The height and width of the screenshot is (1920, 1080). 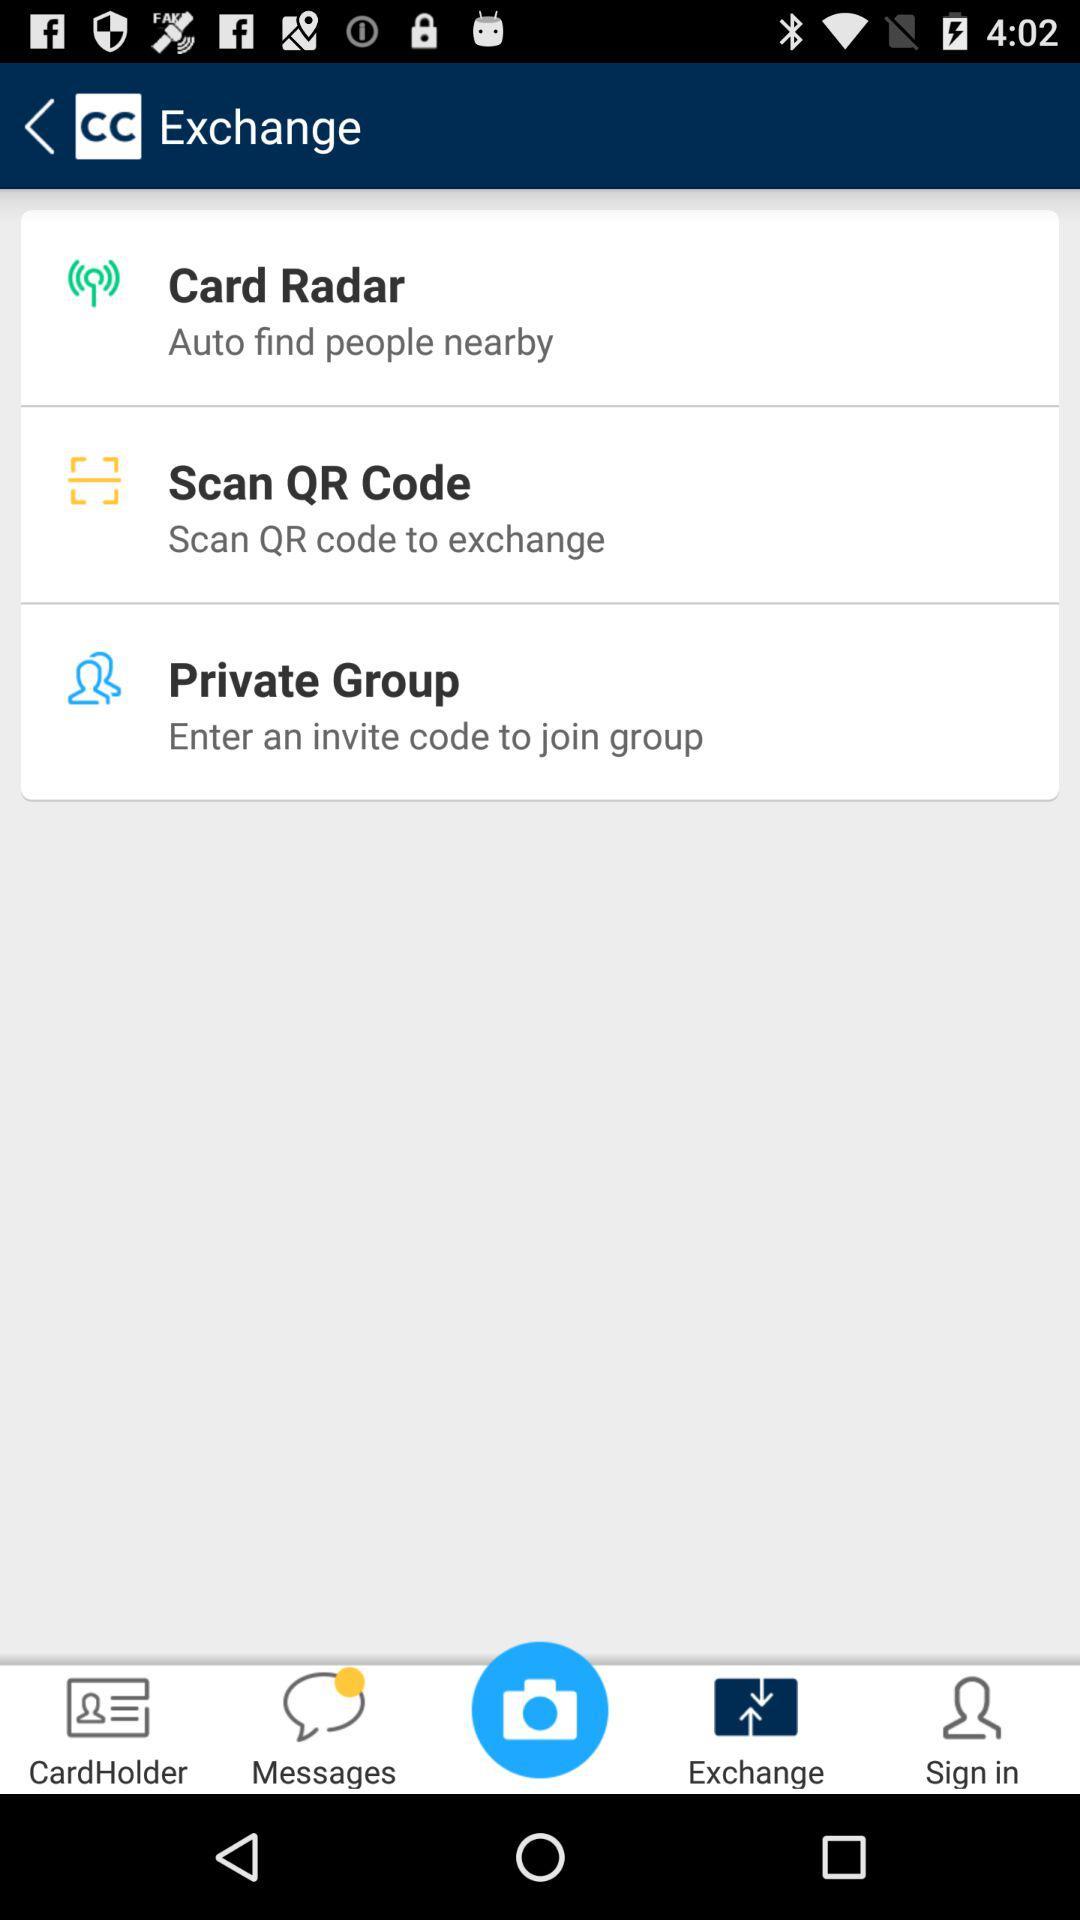 What do you see at coordinates (108, 1726) in the screenshot?
I see `the cardholder item` at bounding box center [108, 1726].